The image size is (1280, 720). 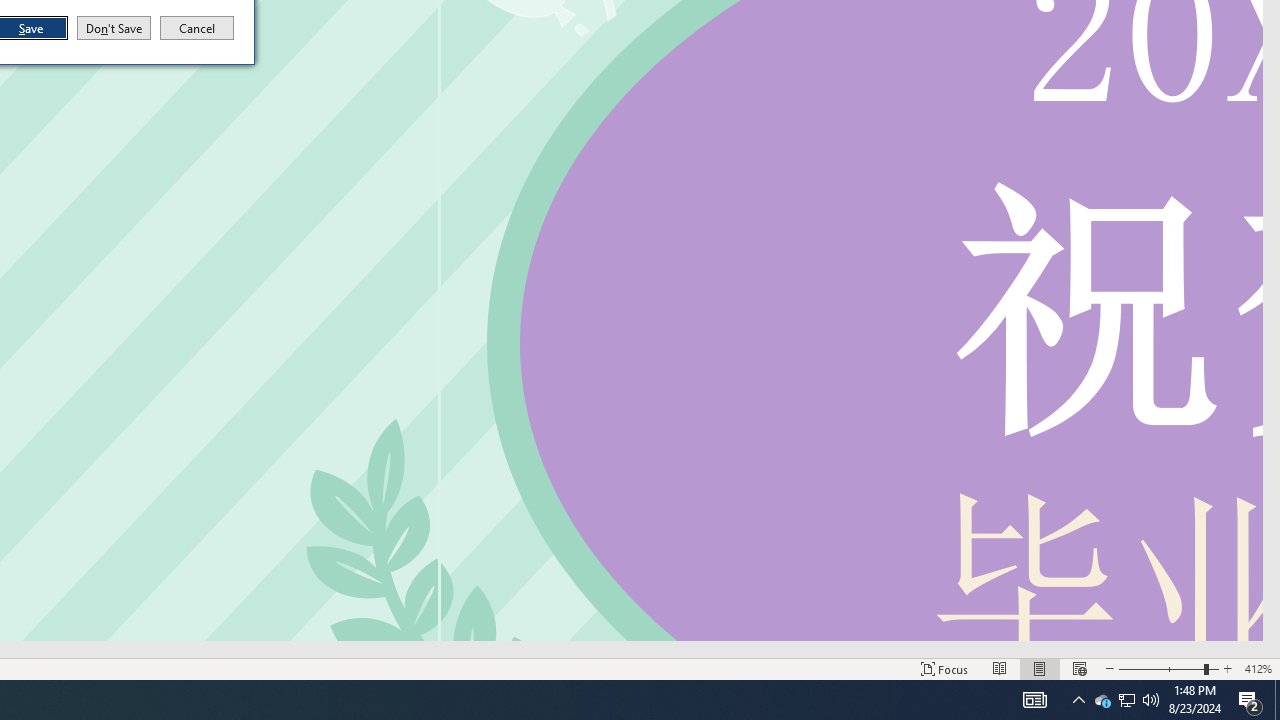 I want to click on 'Q2790: 100%', so click(x=1151, y=698).